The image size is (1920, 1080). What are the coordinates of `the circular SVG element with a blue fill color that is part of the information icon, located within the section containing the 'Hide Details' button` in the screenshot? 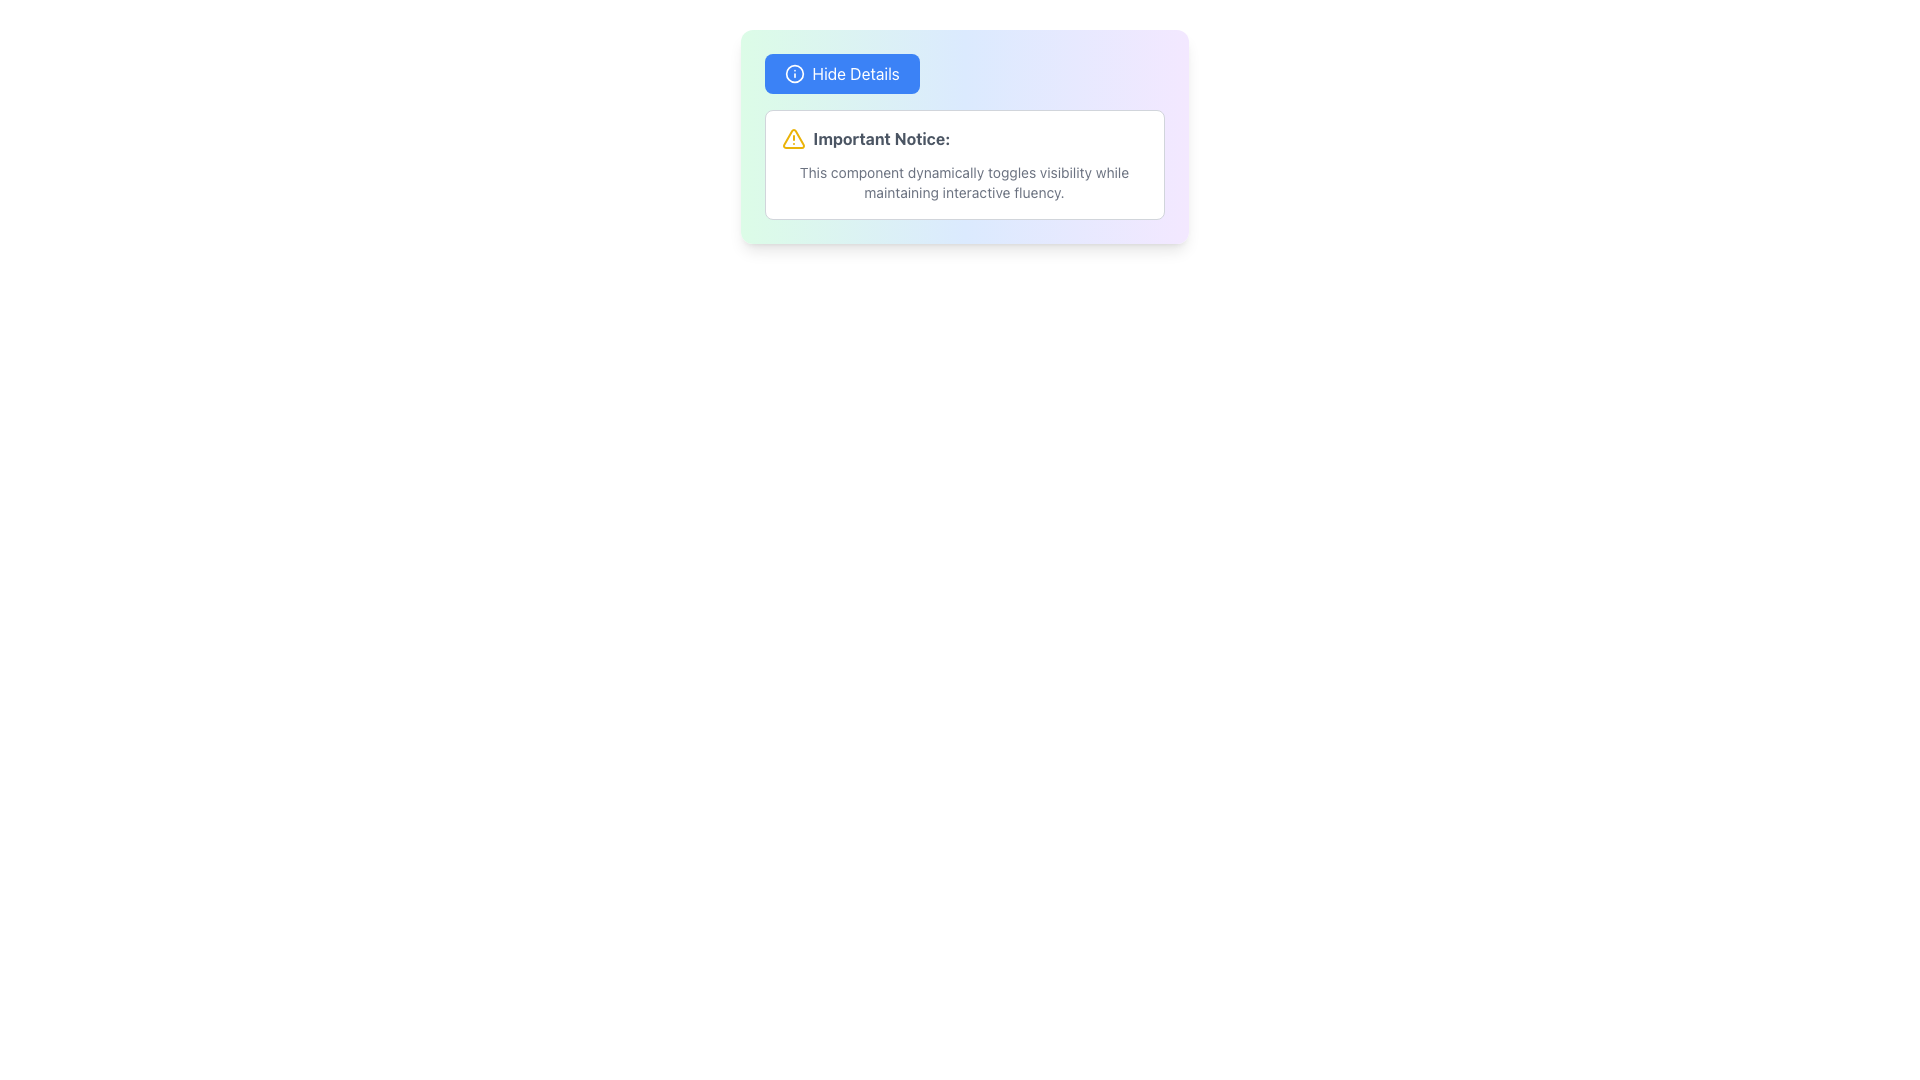 It's located at (793, 72).